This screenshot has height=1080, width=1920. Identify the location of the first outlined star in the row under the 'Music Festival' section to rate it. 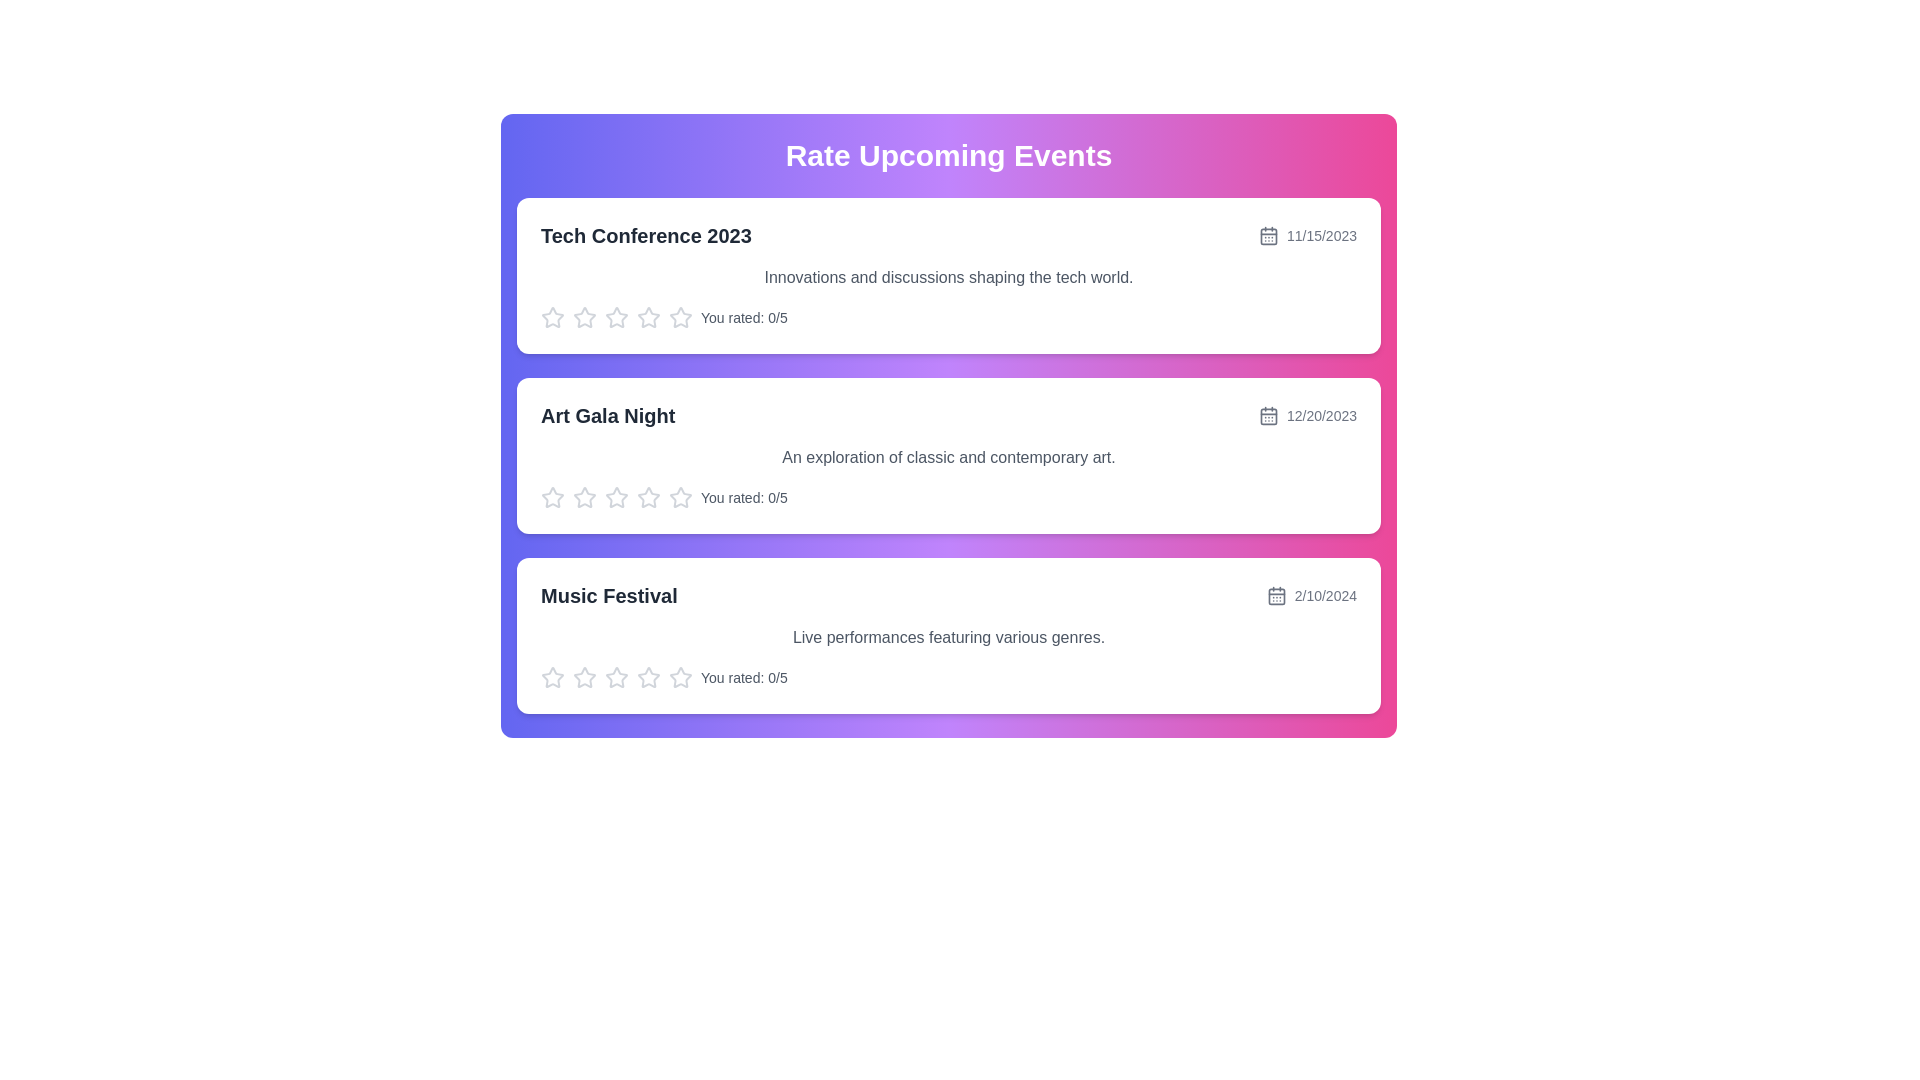
(584, 676).